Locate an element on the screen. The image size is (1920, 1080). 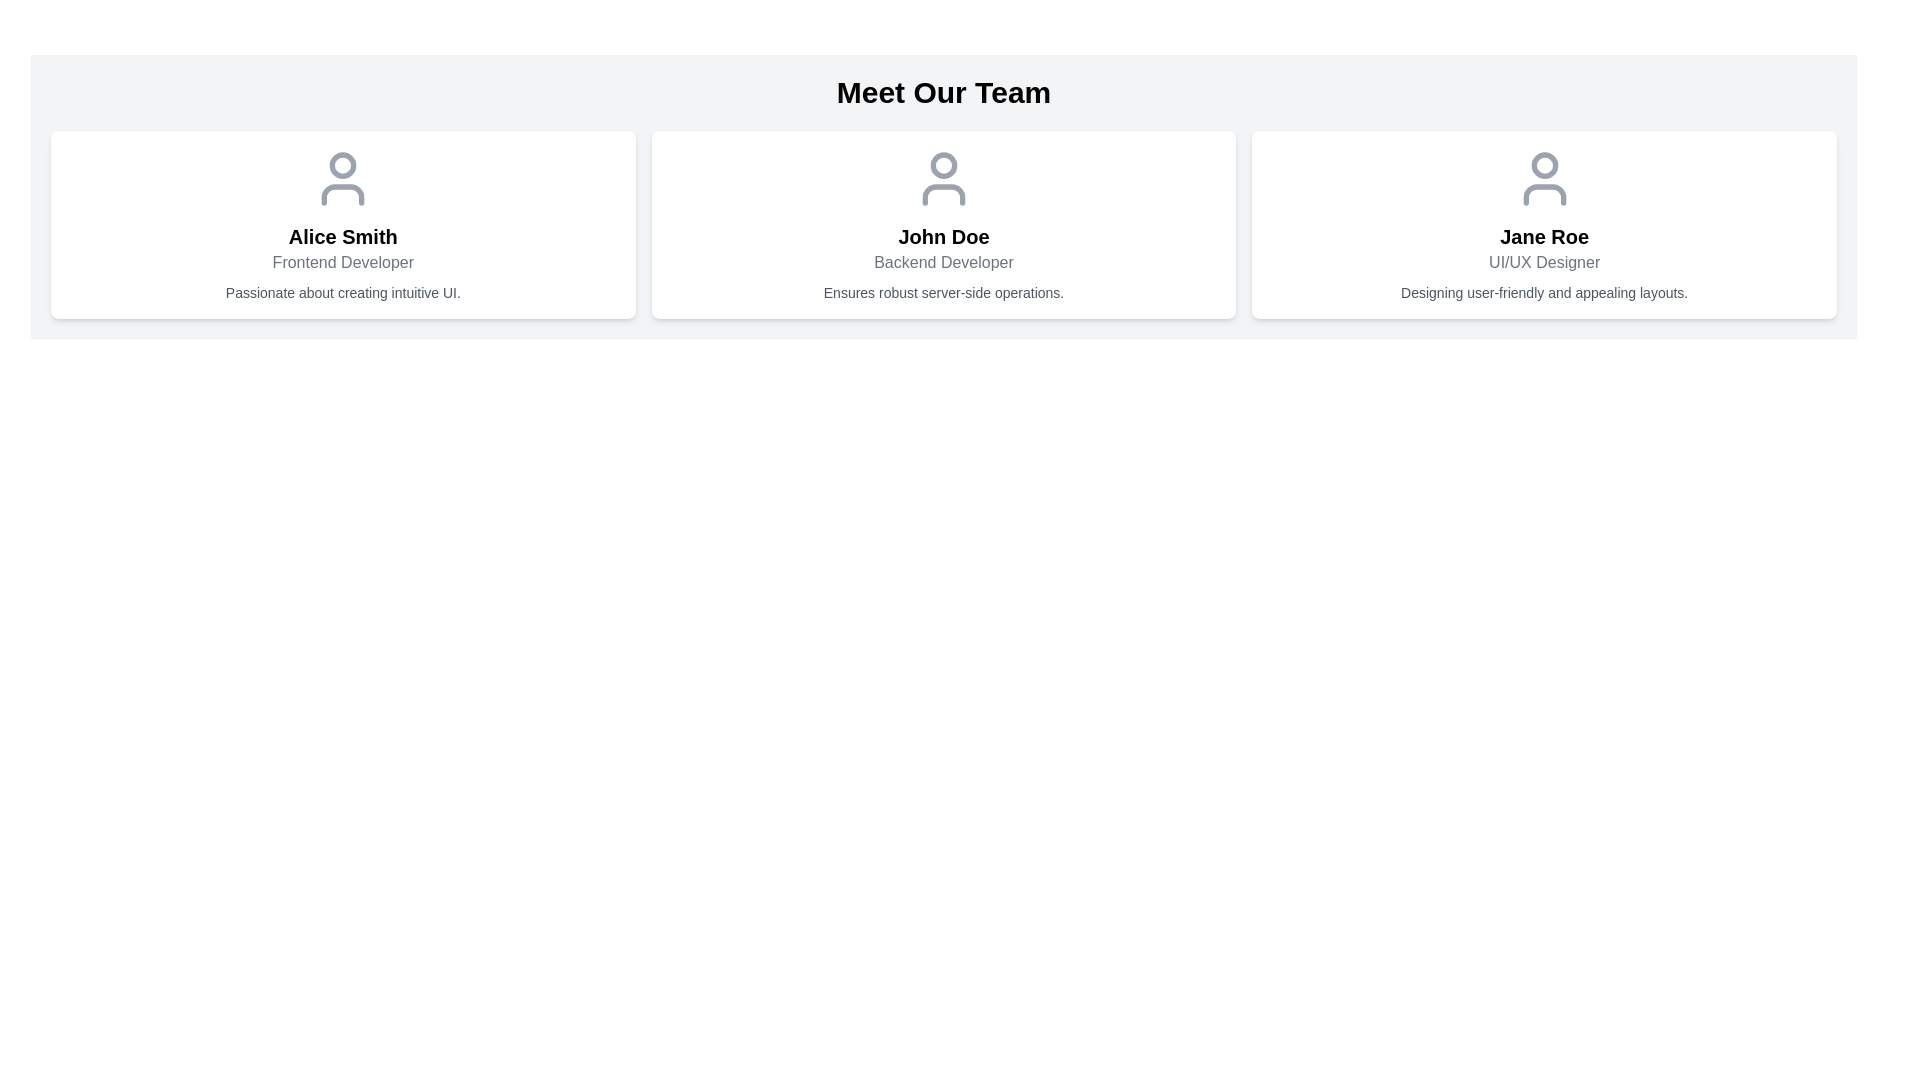
the static text display showing the name 'Jane Roe' is located at coordinates (1543, 235).